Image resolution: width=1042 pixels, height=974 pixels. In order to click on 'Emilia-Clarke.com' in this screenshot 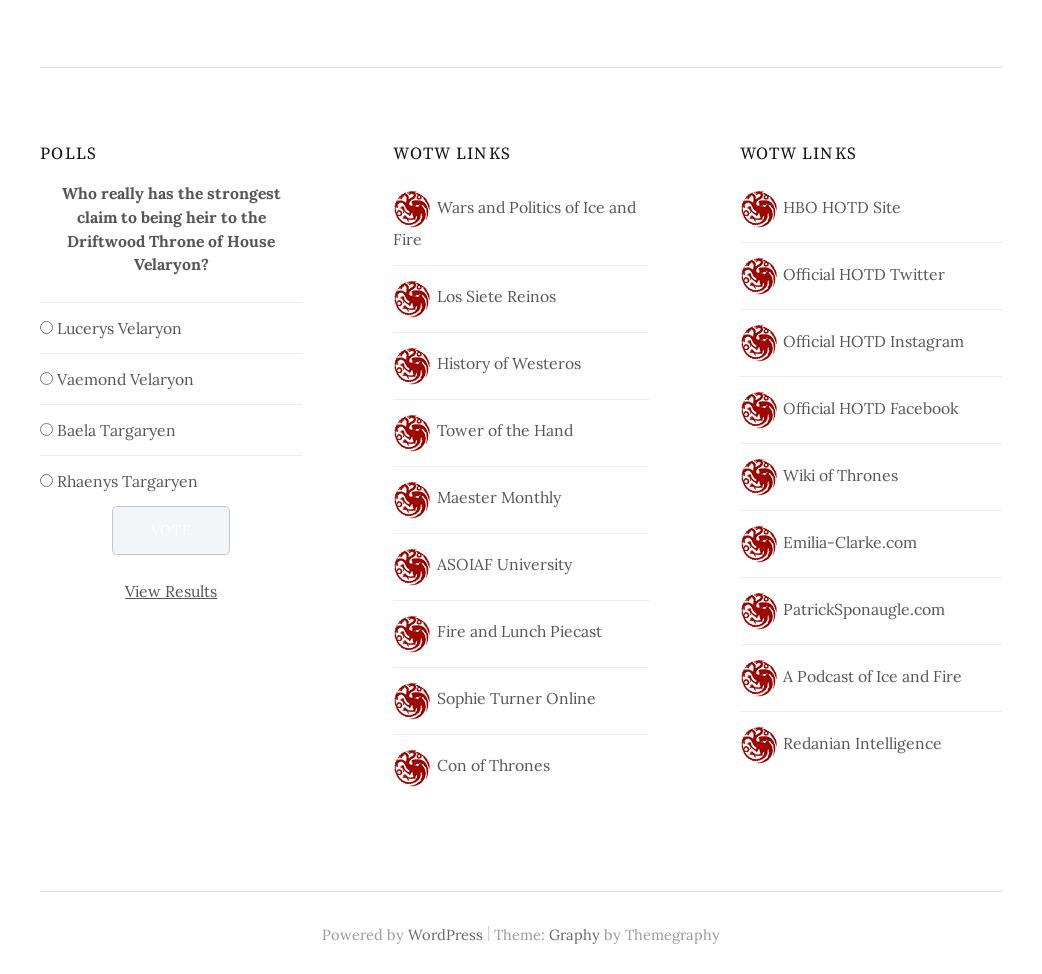, I will do `click(849, 542)`.